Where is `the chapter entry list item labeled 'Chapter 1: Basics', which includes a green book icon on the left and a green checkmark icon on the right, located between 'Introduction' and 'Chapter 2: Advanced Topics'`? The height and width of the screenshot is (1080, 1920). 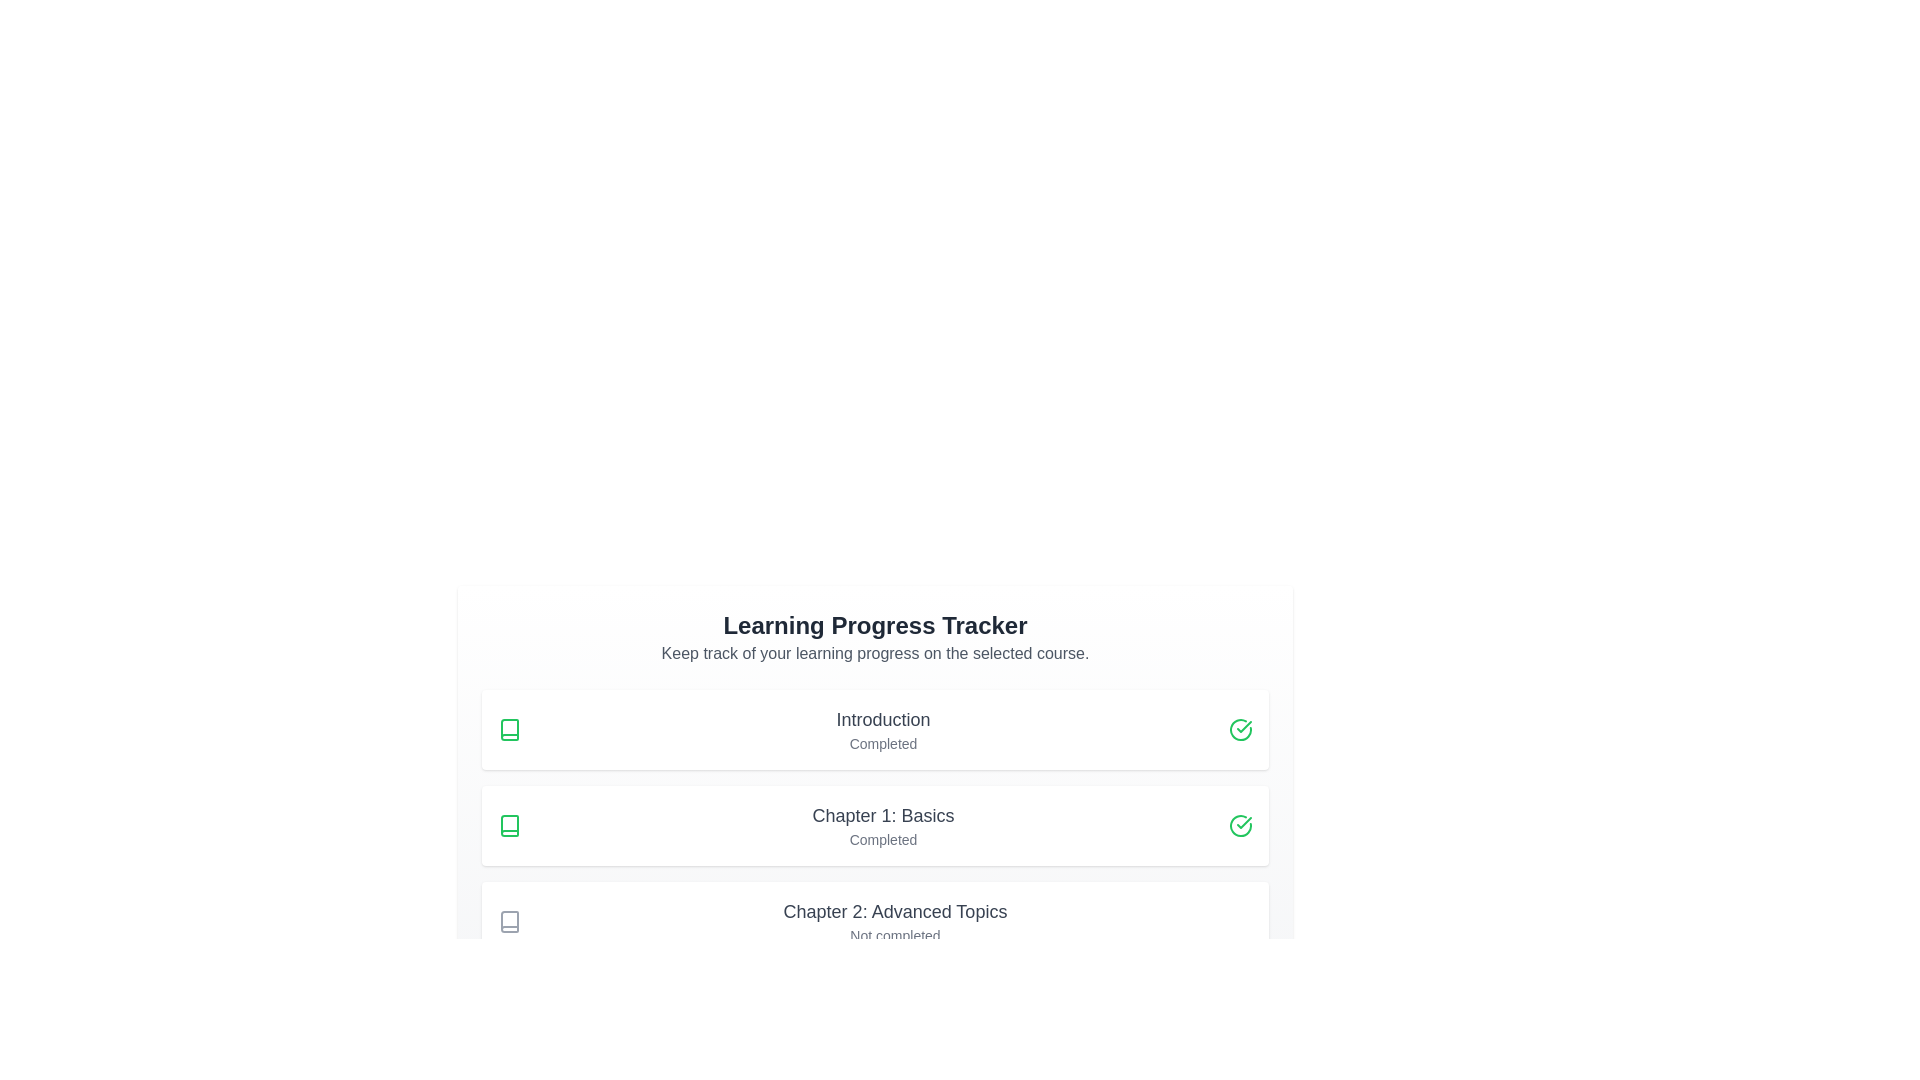
the chapter entry list item labeled 'Chapter 1: Basics', which includes a green book icon on the left and a green checkmark icon on the right, located between 'Introduction' and 'Chapter 2: Advanced Topics' is located at coordinates (875, 825).